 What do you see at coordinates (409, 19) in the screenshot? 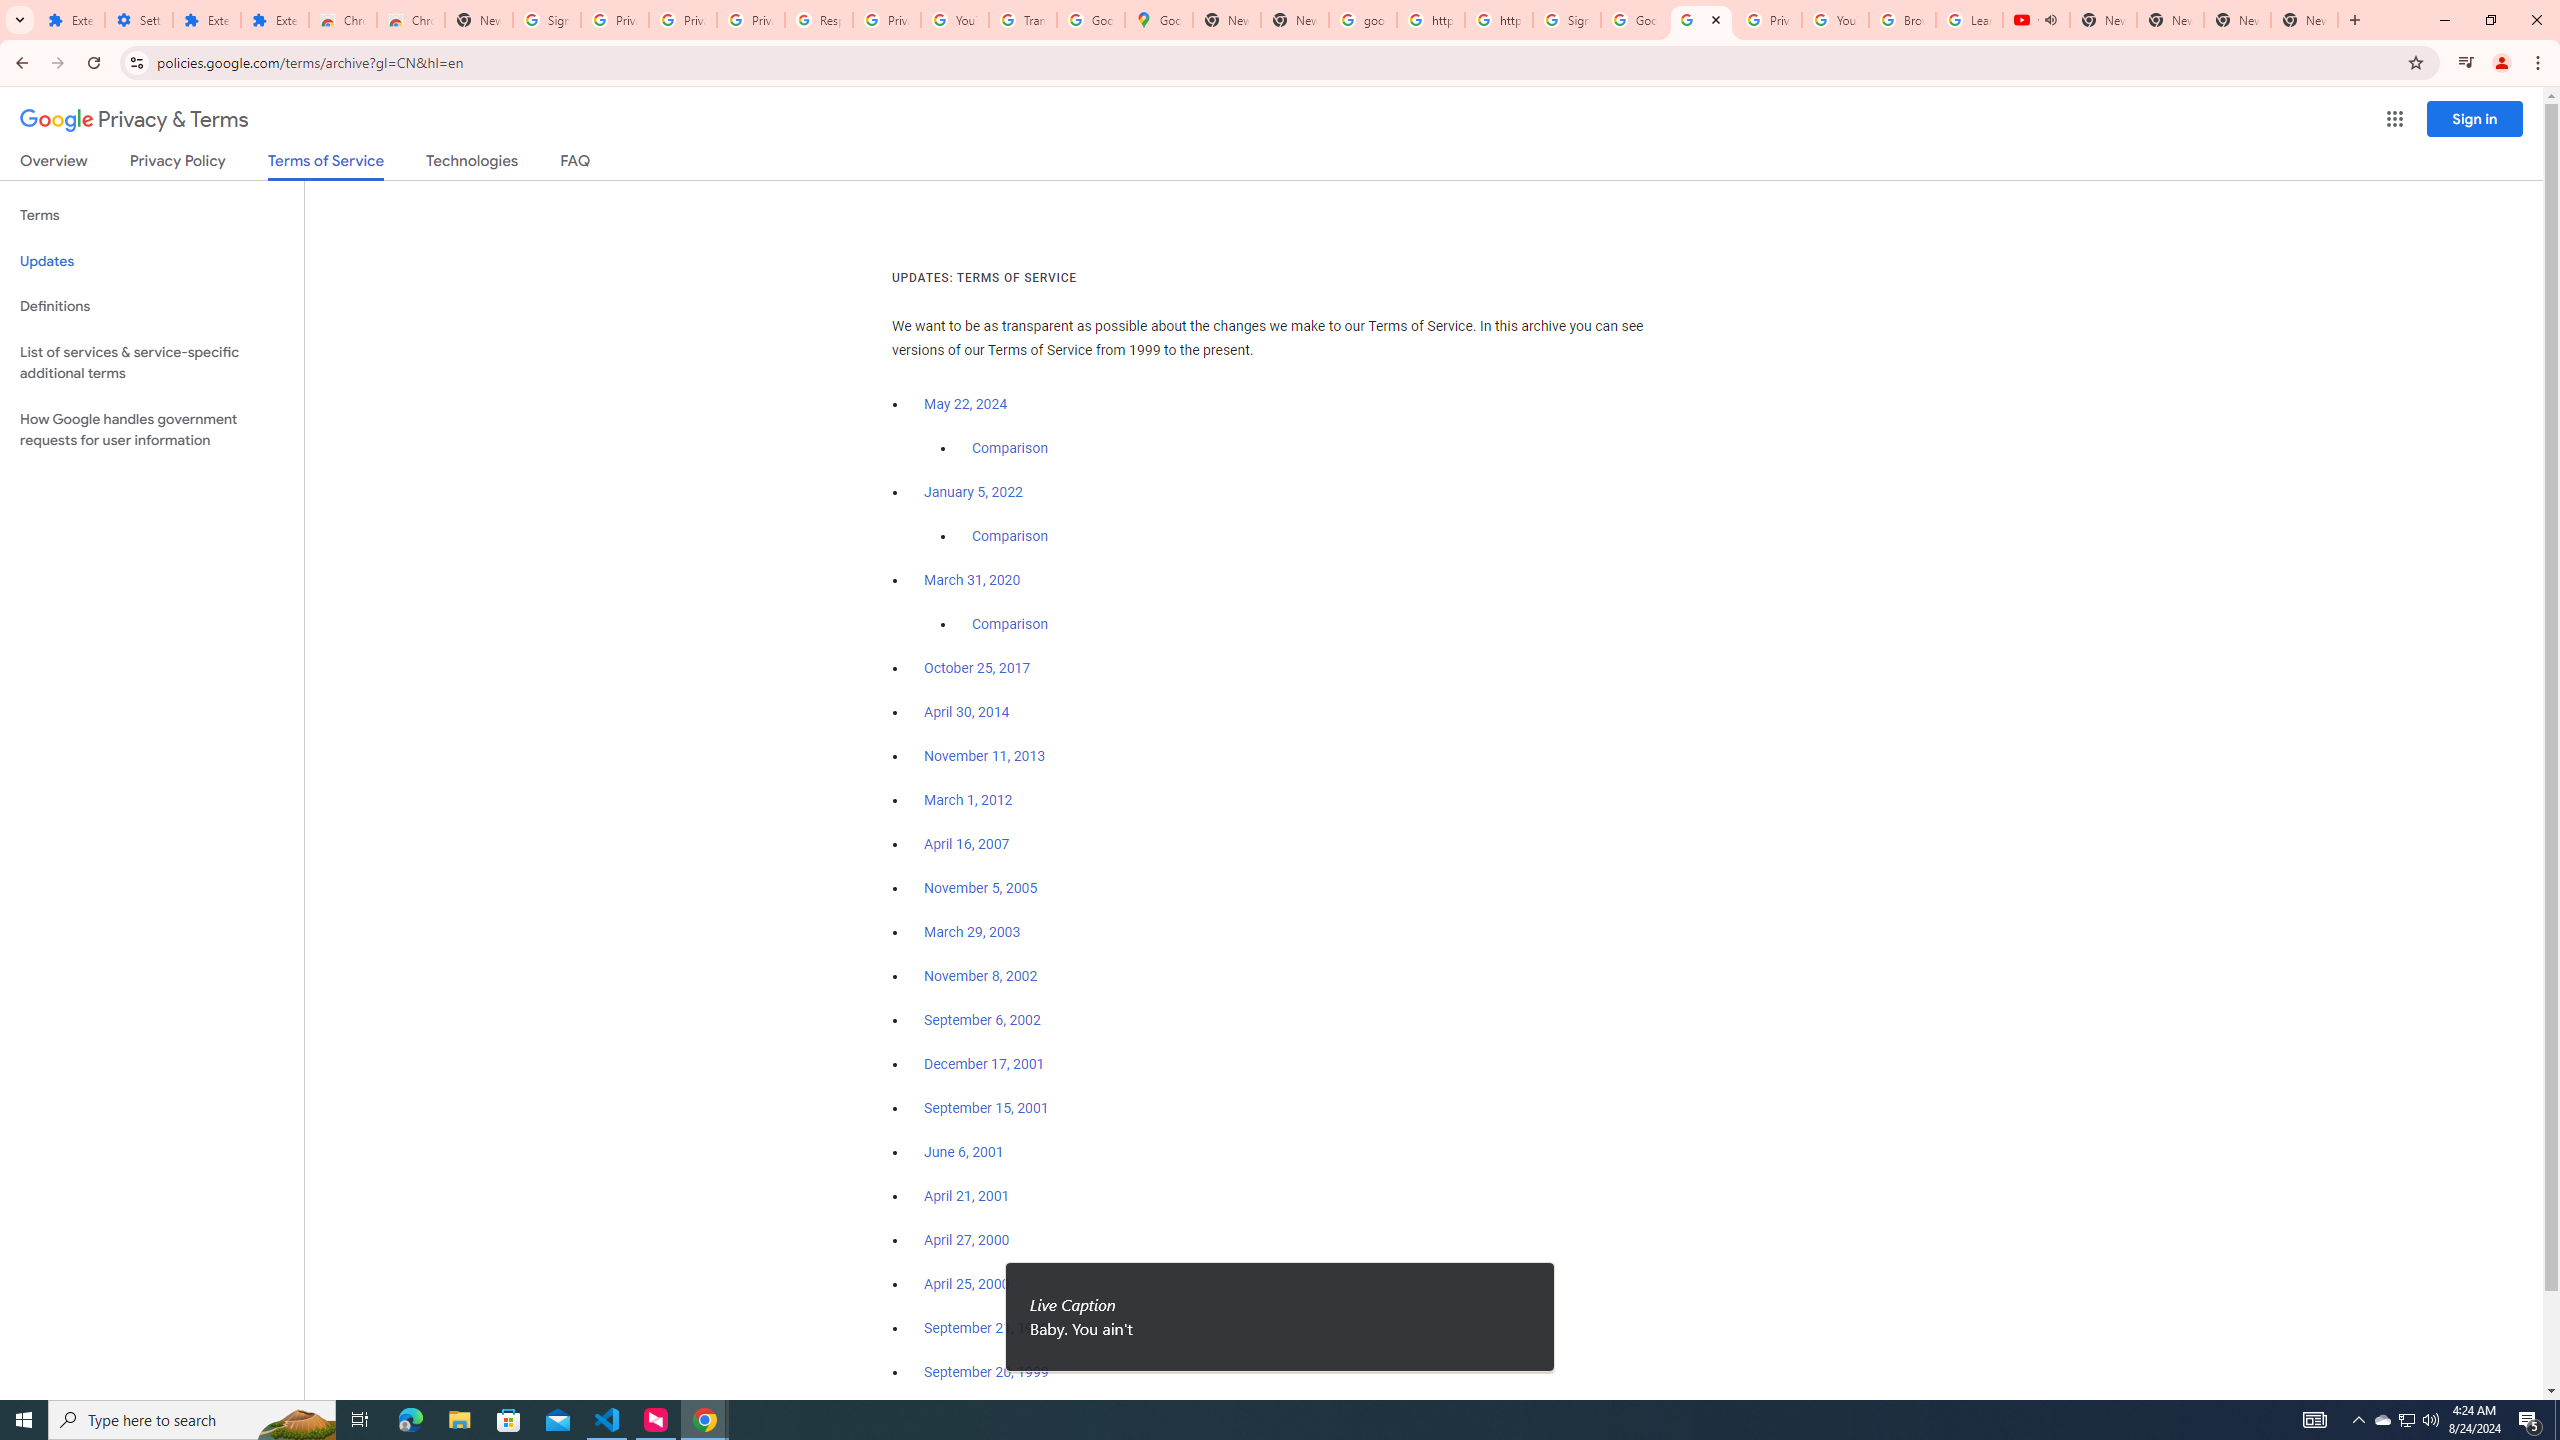
I see `'Chrome Web Store - Themes'` at bounding box center [409, 19].